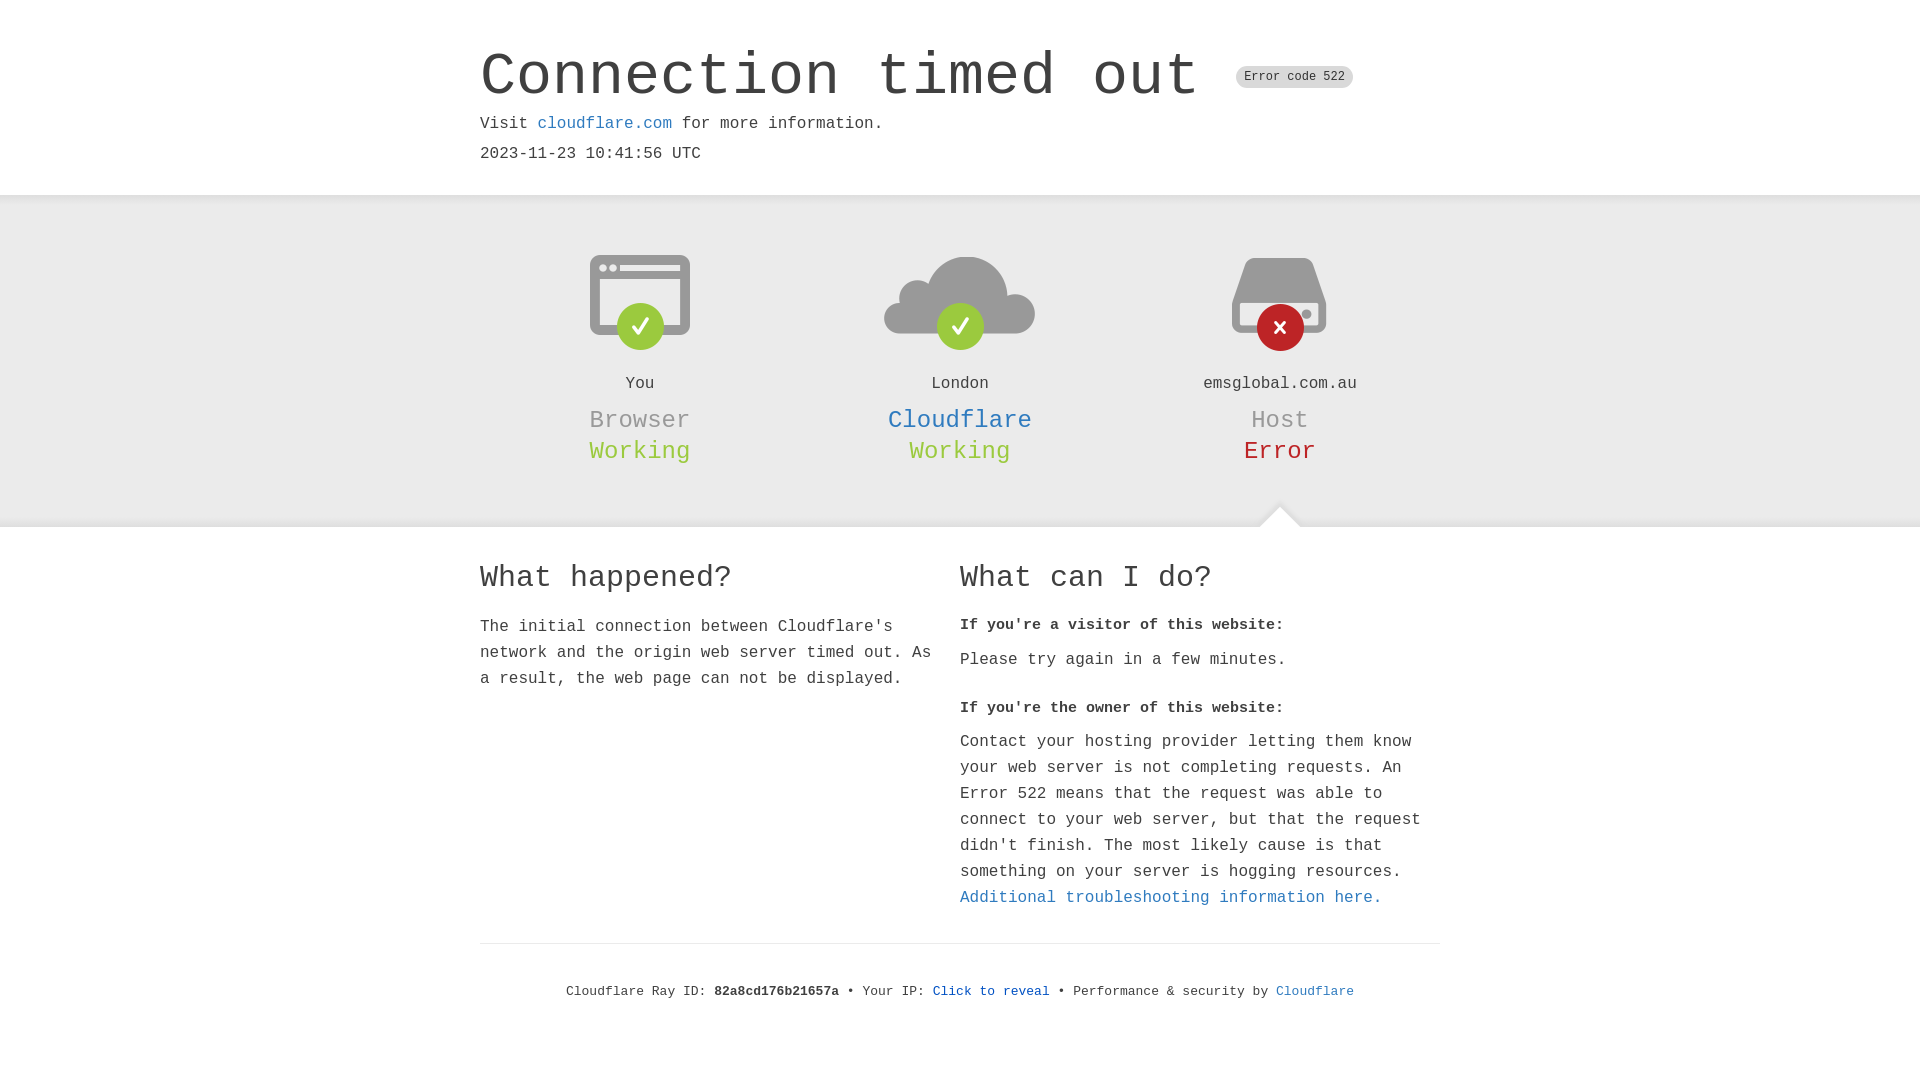 The width and height of the screenshot is (1920, 1080). I want to click on 'cloudflare.com', so click(603, 123).